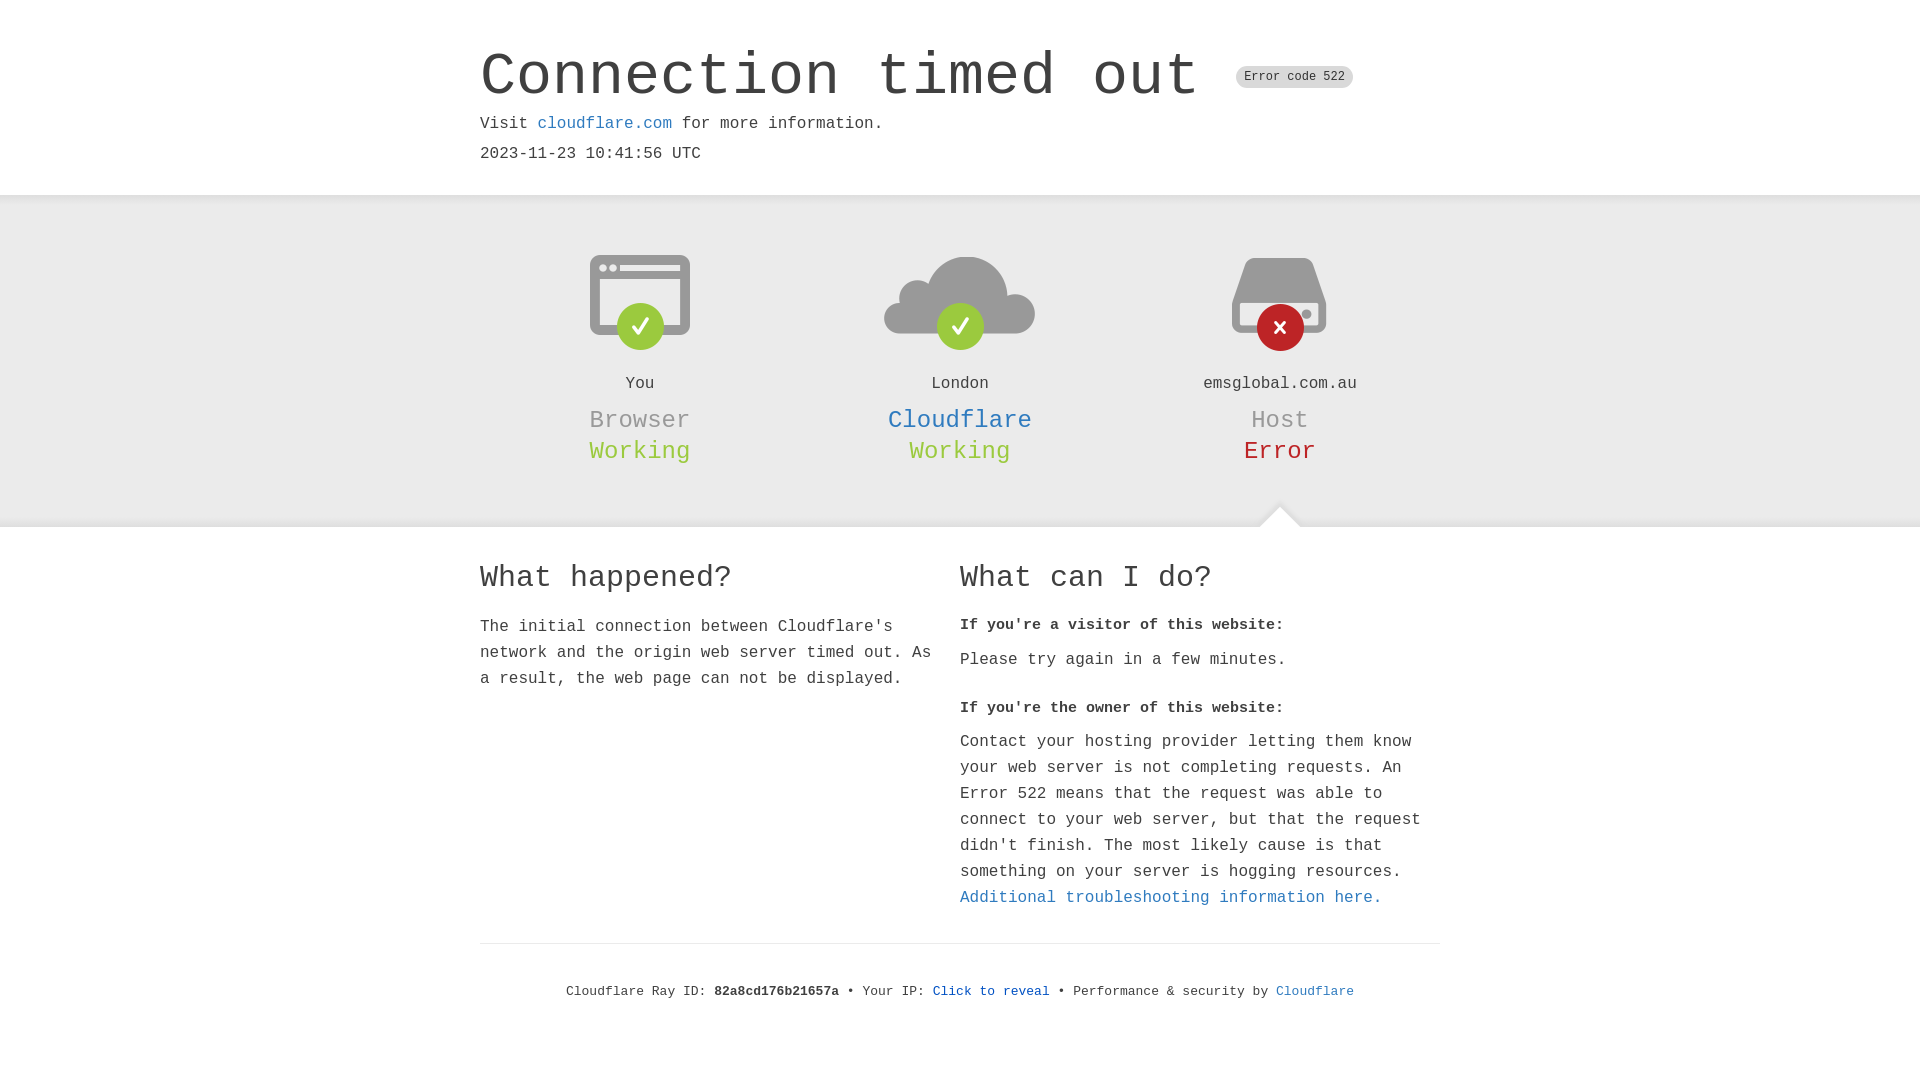 The width and height of the screenshot is (1920, 1080). I want to click on 'cloudflare.com', so click(603, 123).